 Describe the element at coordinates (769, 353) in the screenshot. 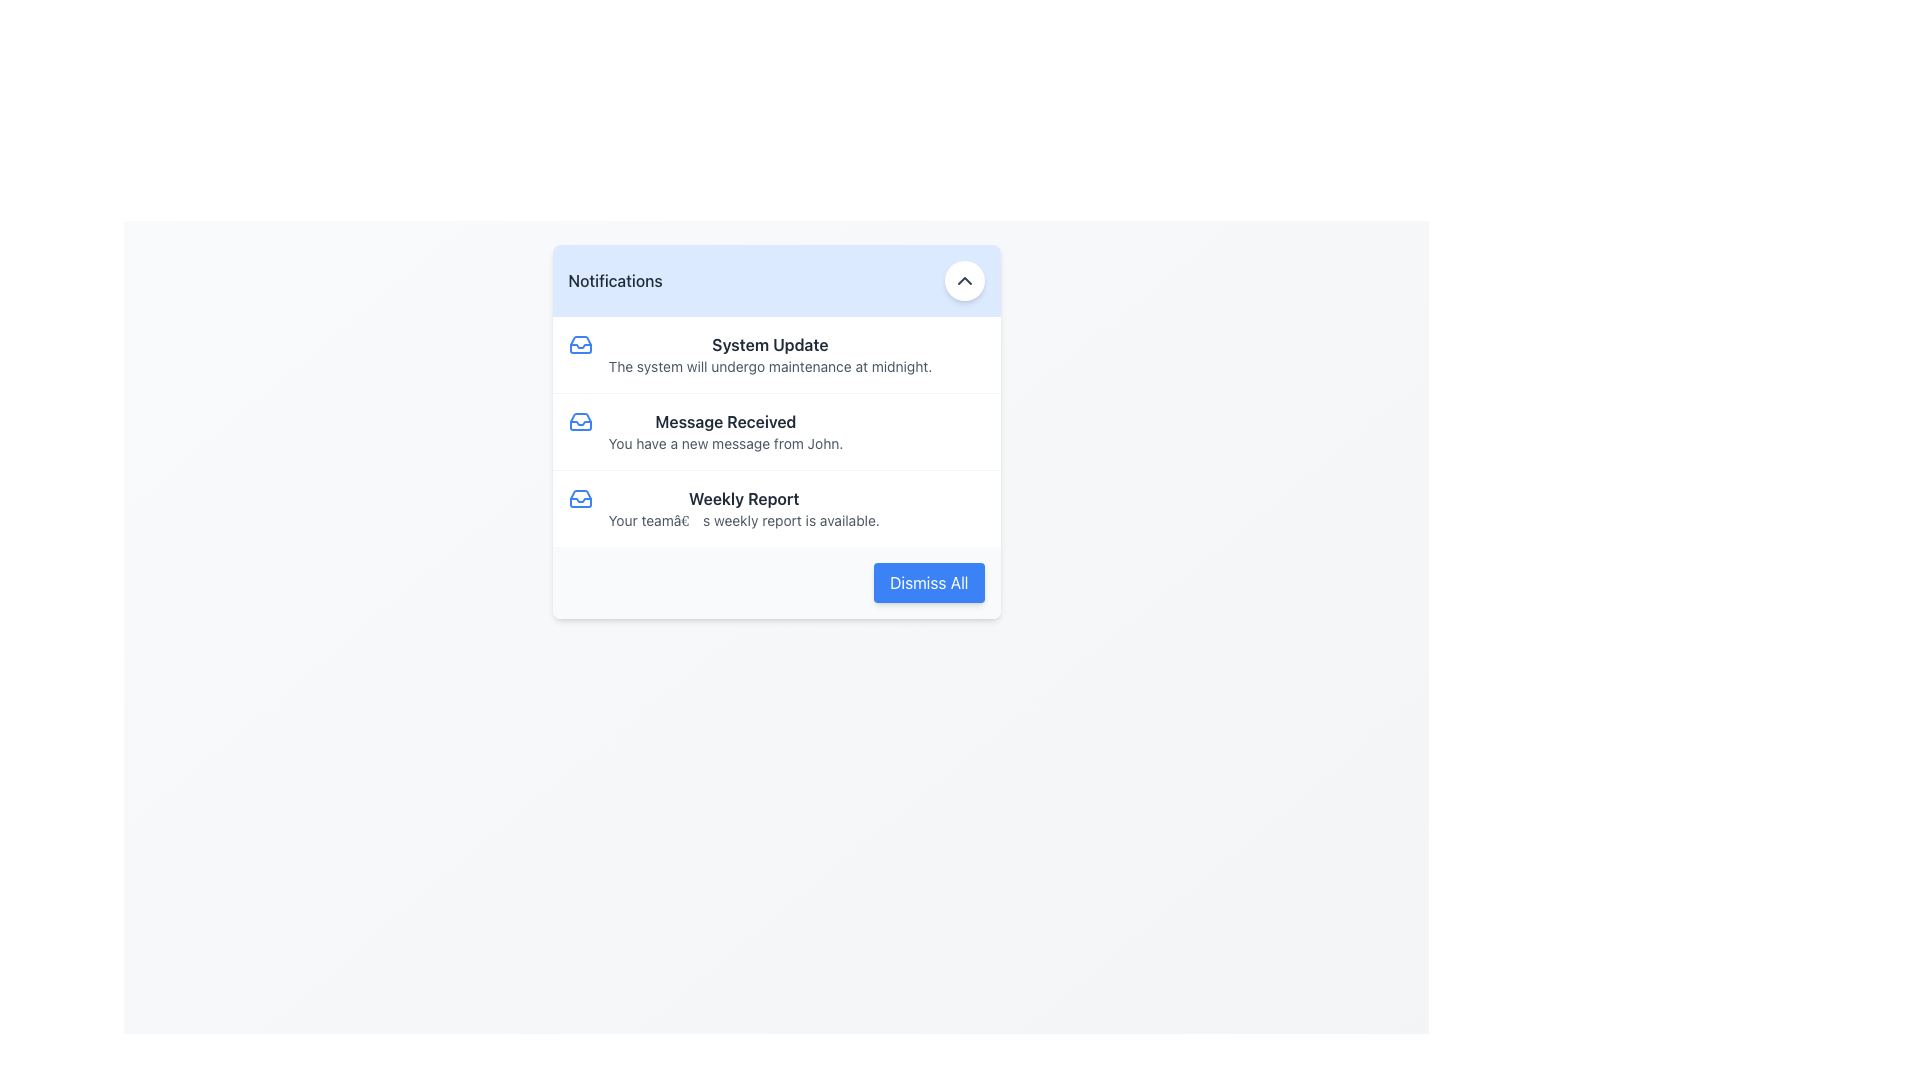

I see `the non-interactive text block titled 'System Update' that informs about system maintenance` at that location.